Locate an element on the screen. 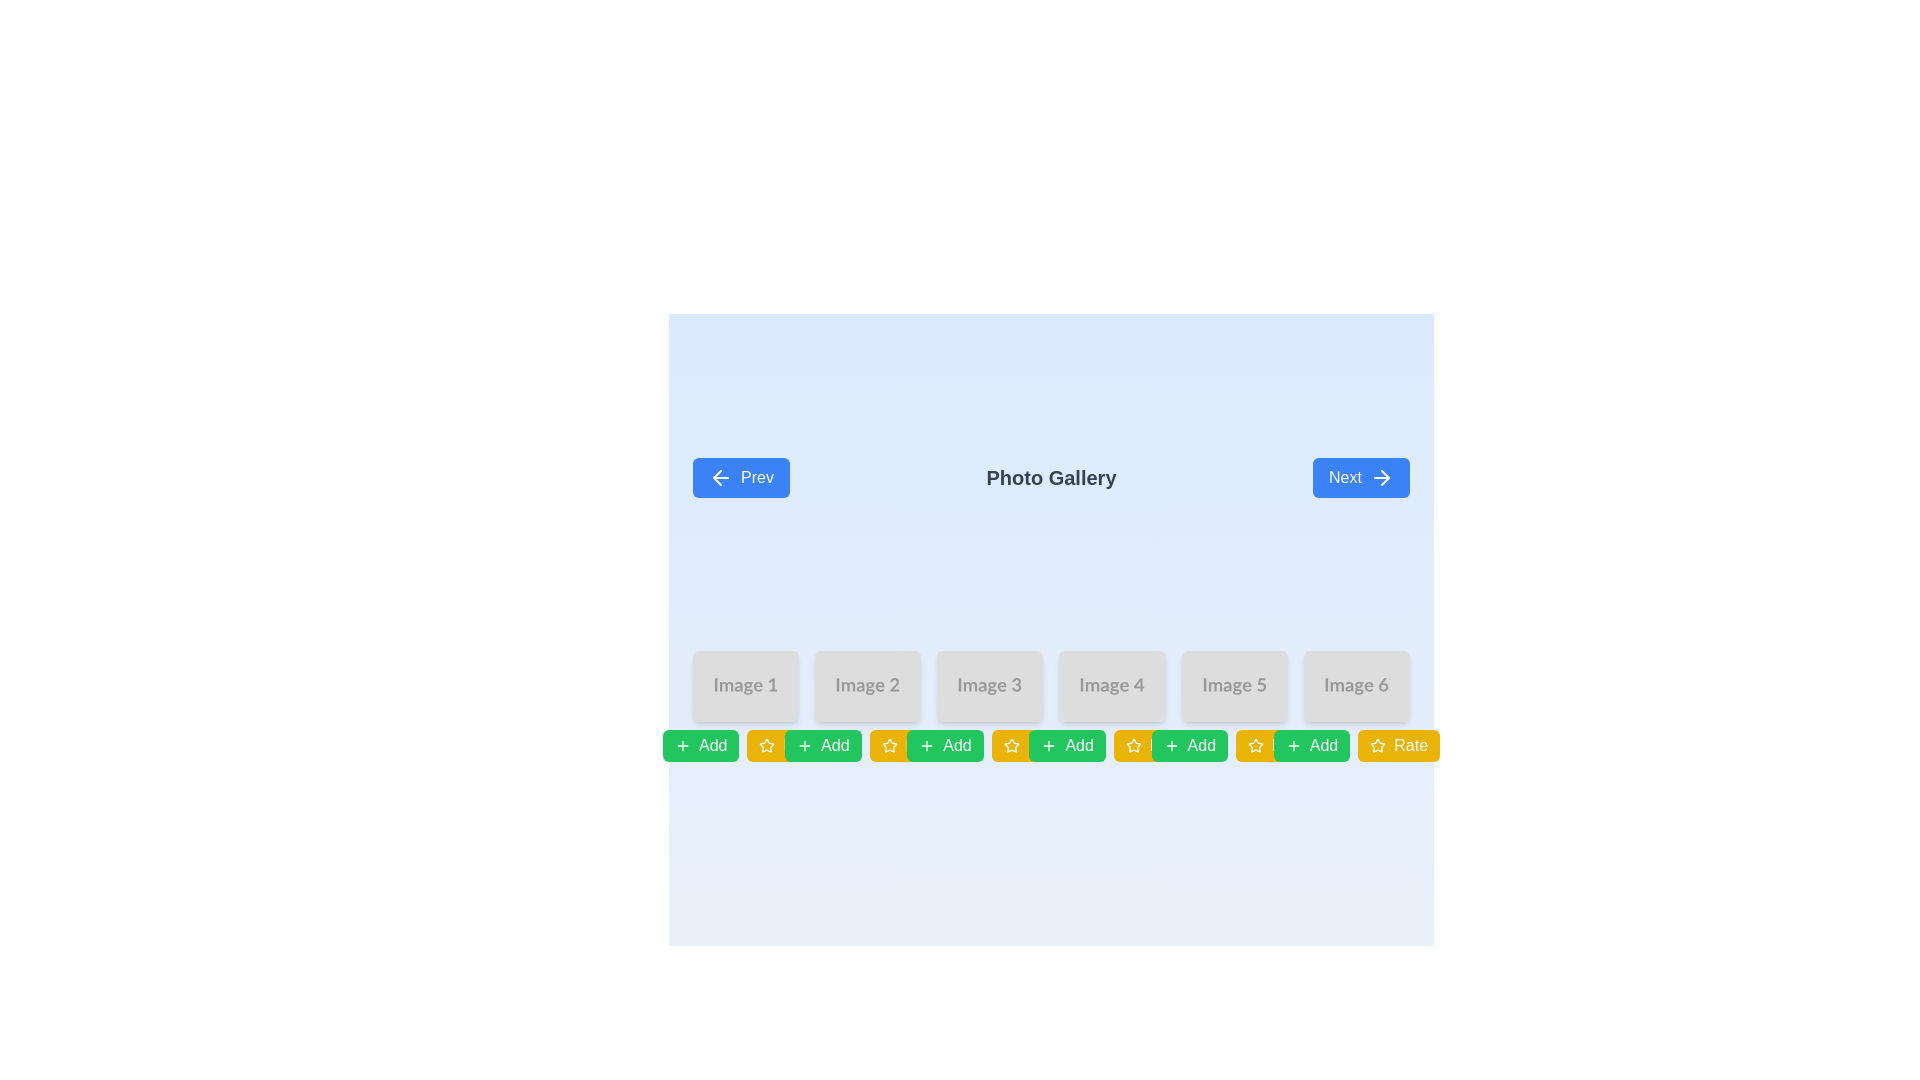 This screenshot has height=1080, width=1920. the image placeholder component in the photo gallery is located at coordinates (745, 685).